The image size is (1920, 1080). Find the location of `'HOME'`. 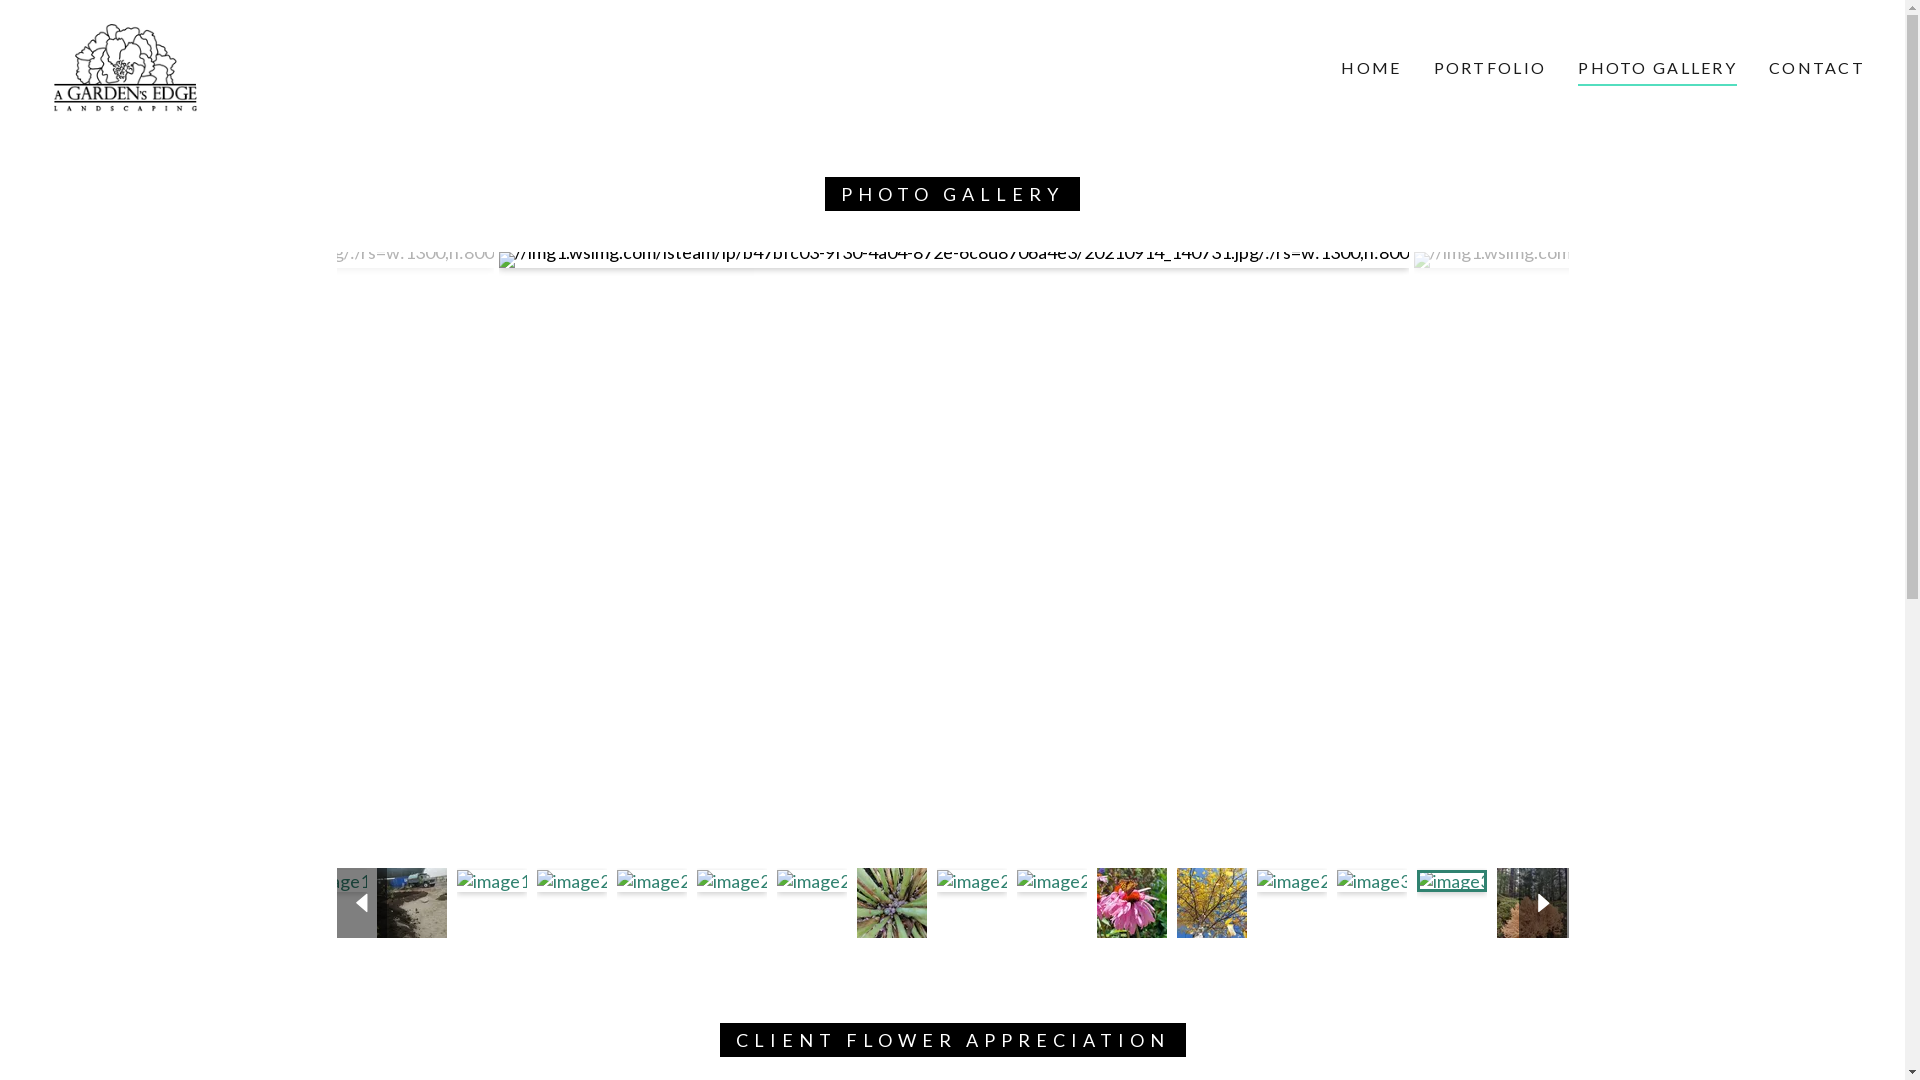

'HOME' is located at coordinates (1370, 67).